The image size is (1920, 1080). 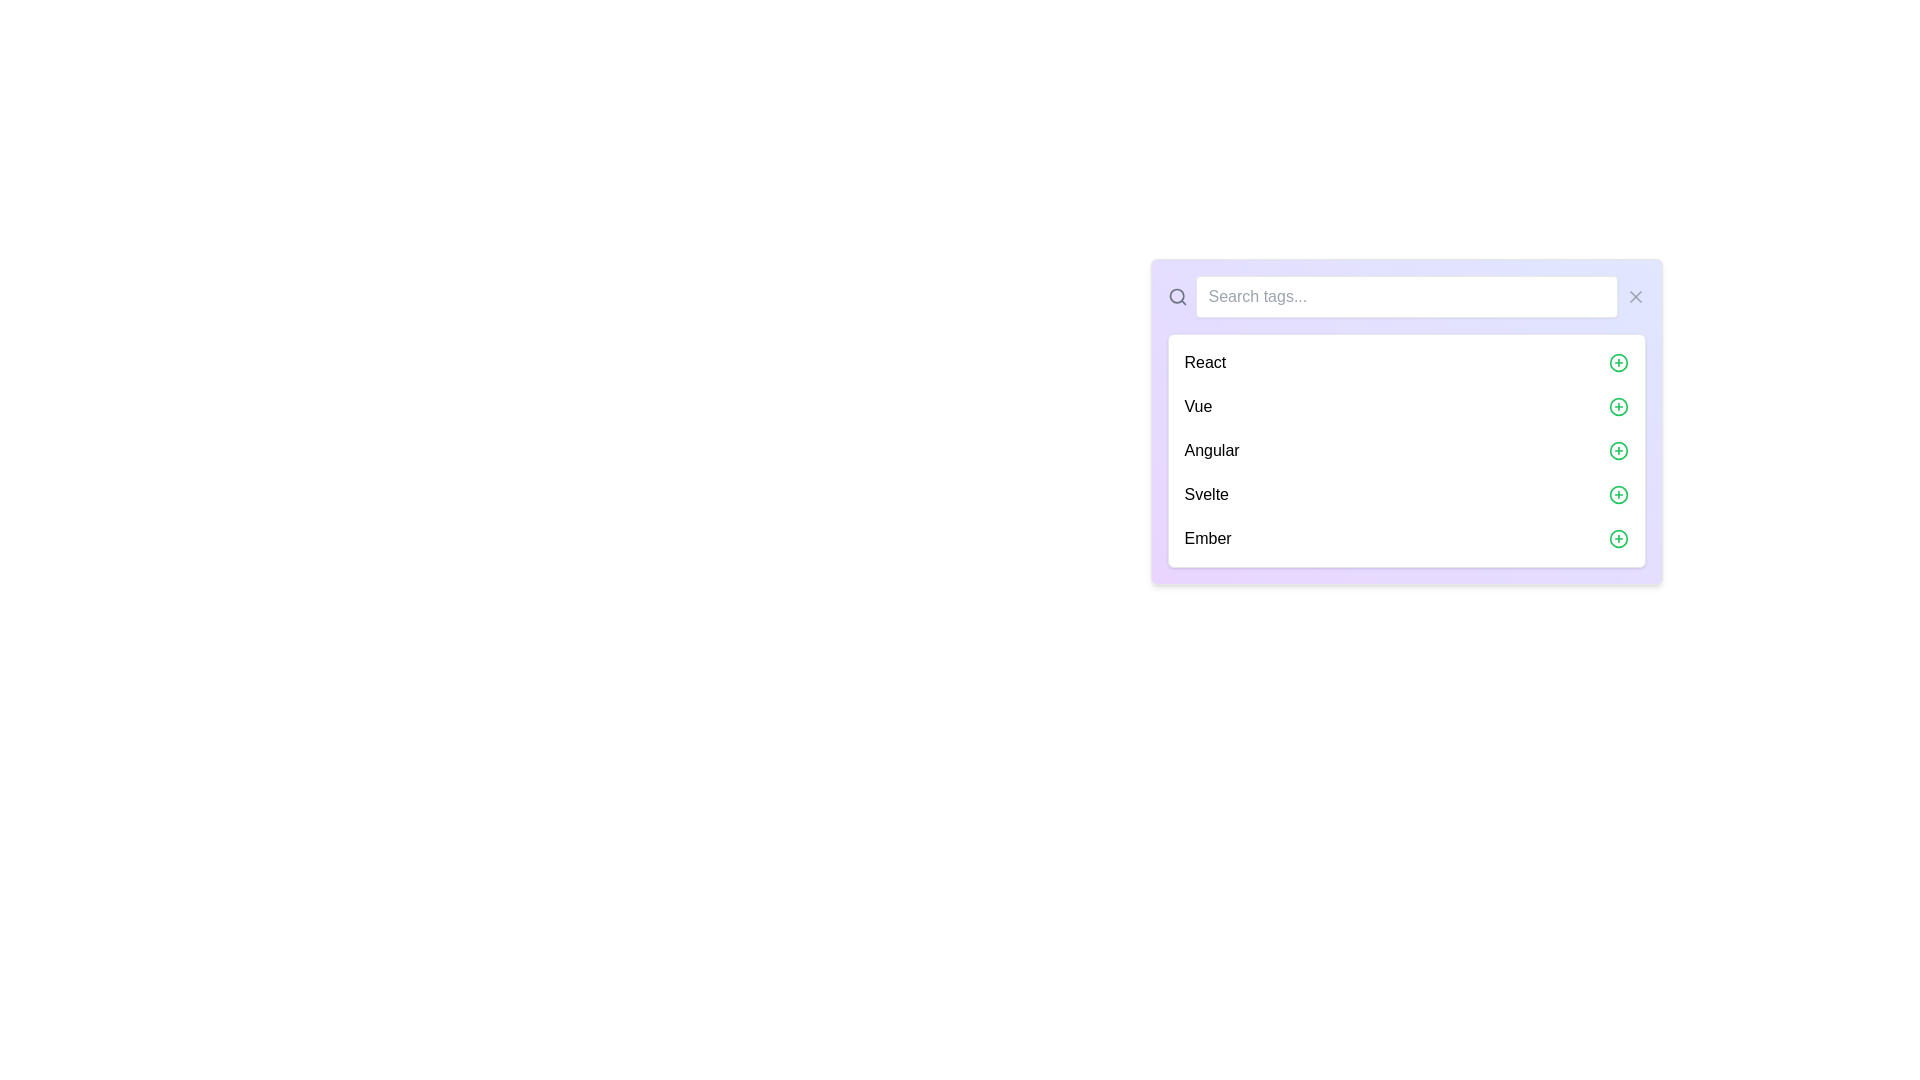 I want to click on the green '+' button on the third list item labeled 'Angular' within the drop-down menu, so click(x=1405, y=451).